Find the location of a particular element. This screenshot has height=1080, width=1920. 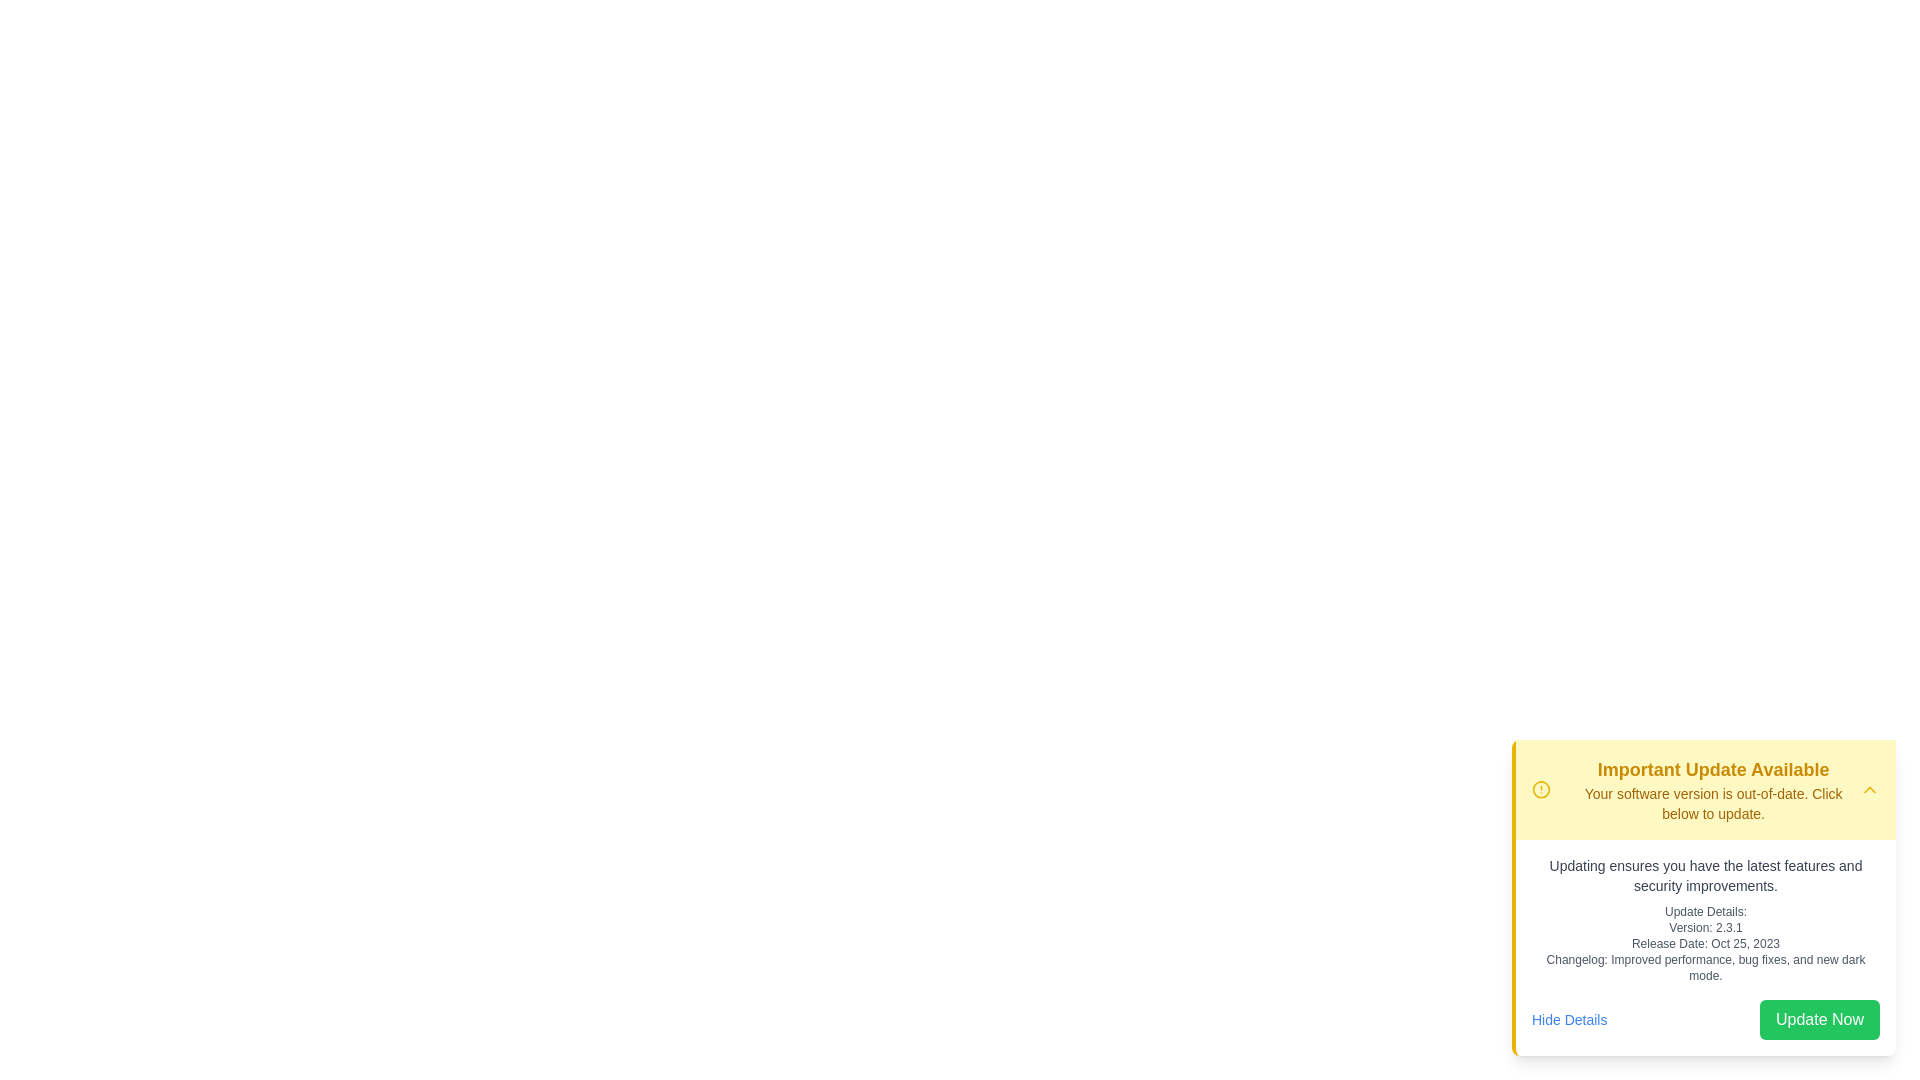

the title text of the notification box, which is the first line of text and visually distinct from other text is located at coordinates (1712, 769).